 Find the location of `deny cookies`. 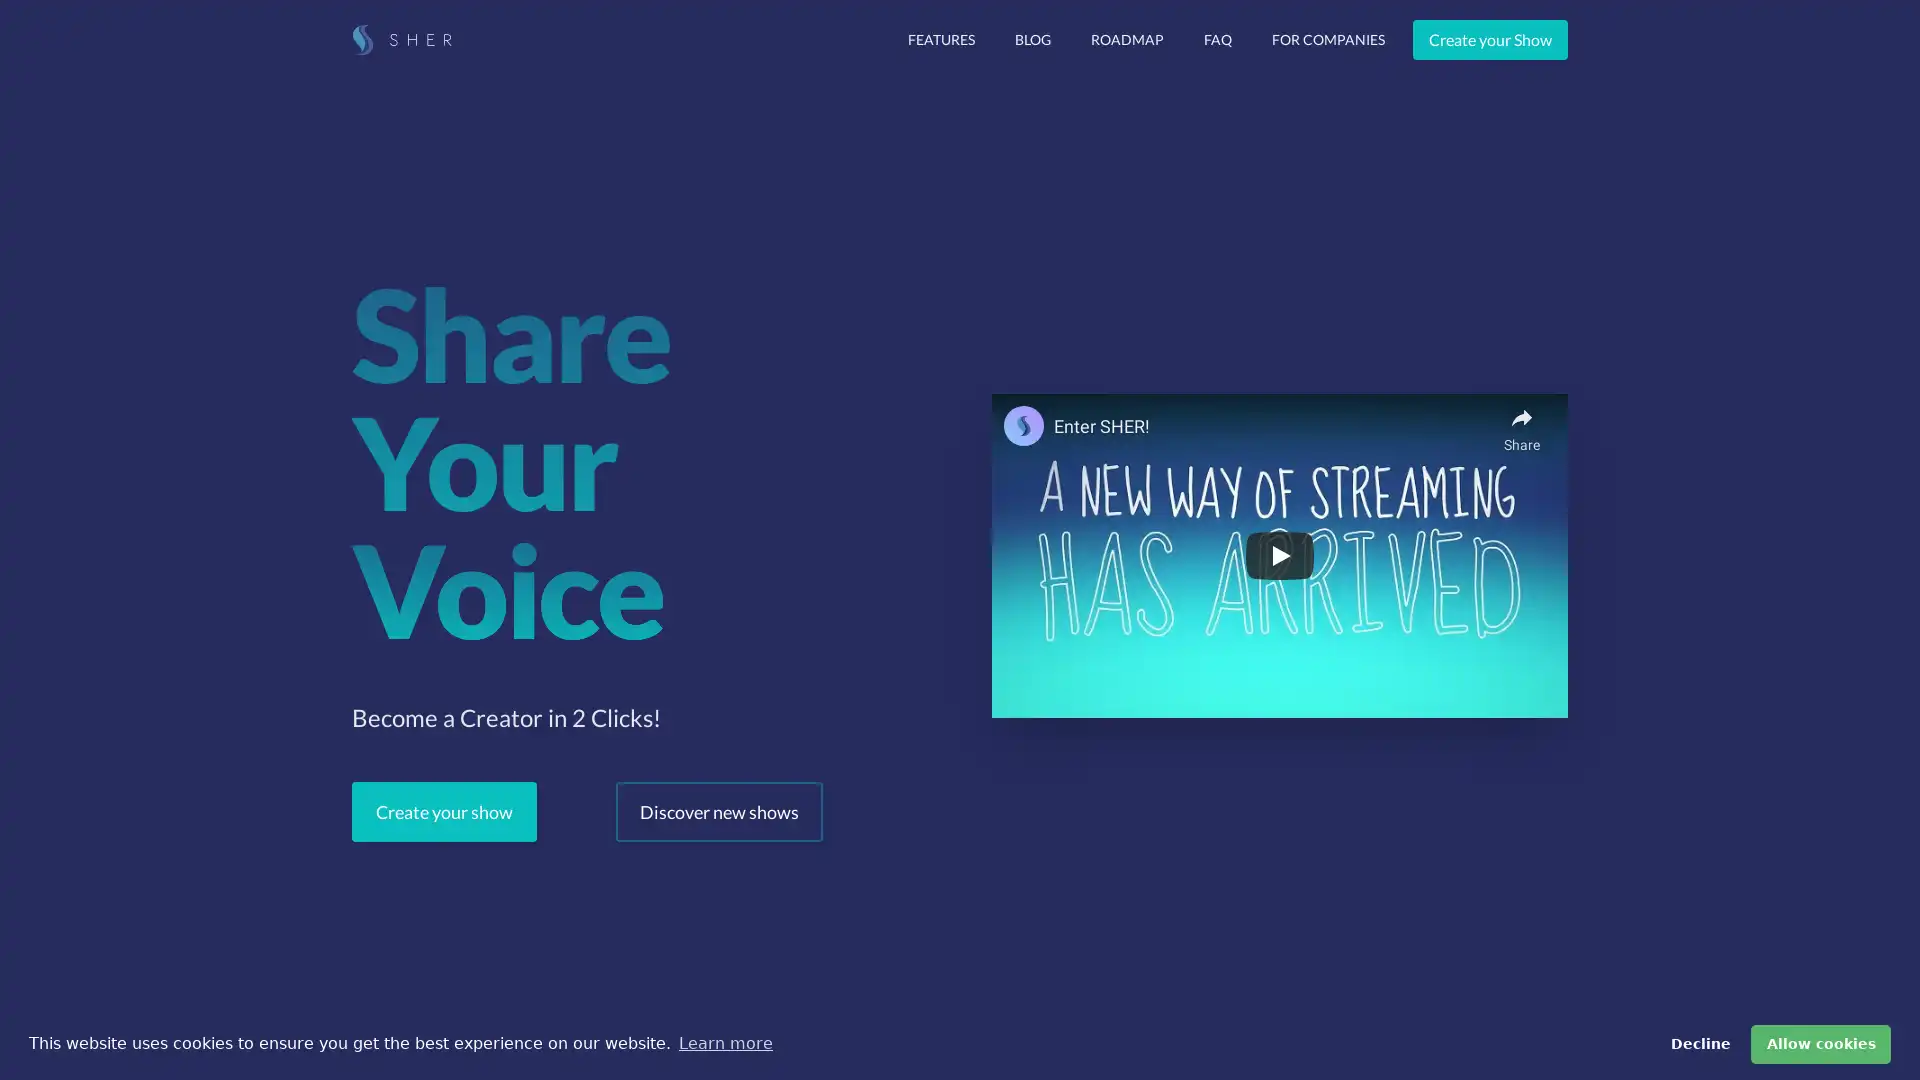

deny cookies is located at coordinates (1698, 1043).